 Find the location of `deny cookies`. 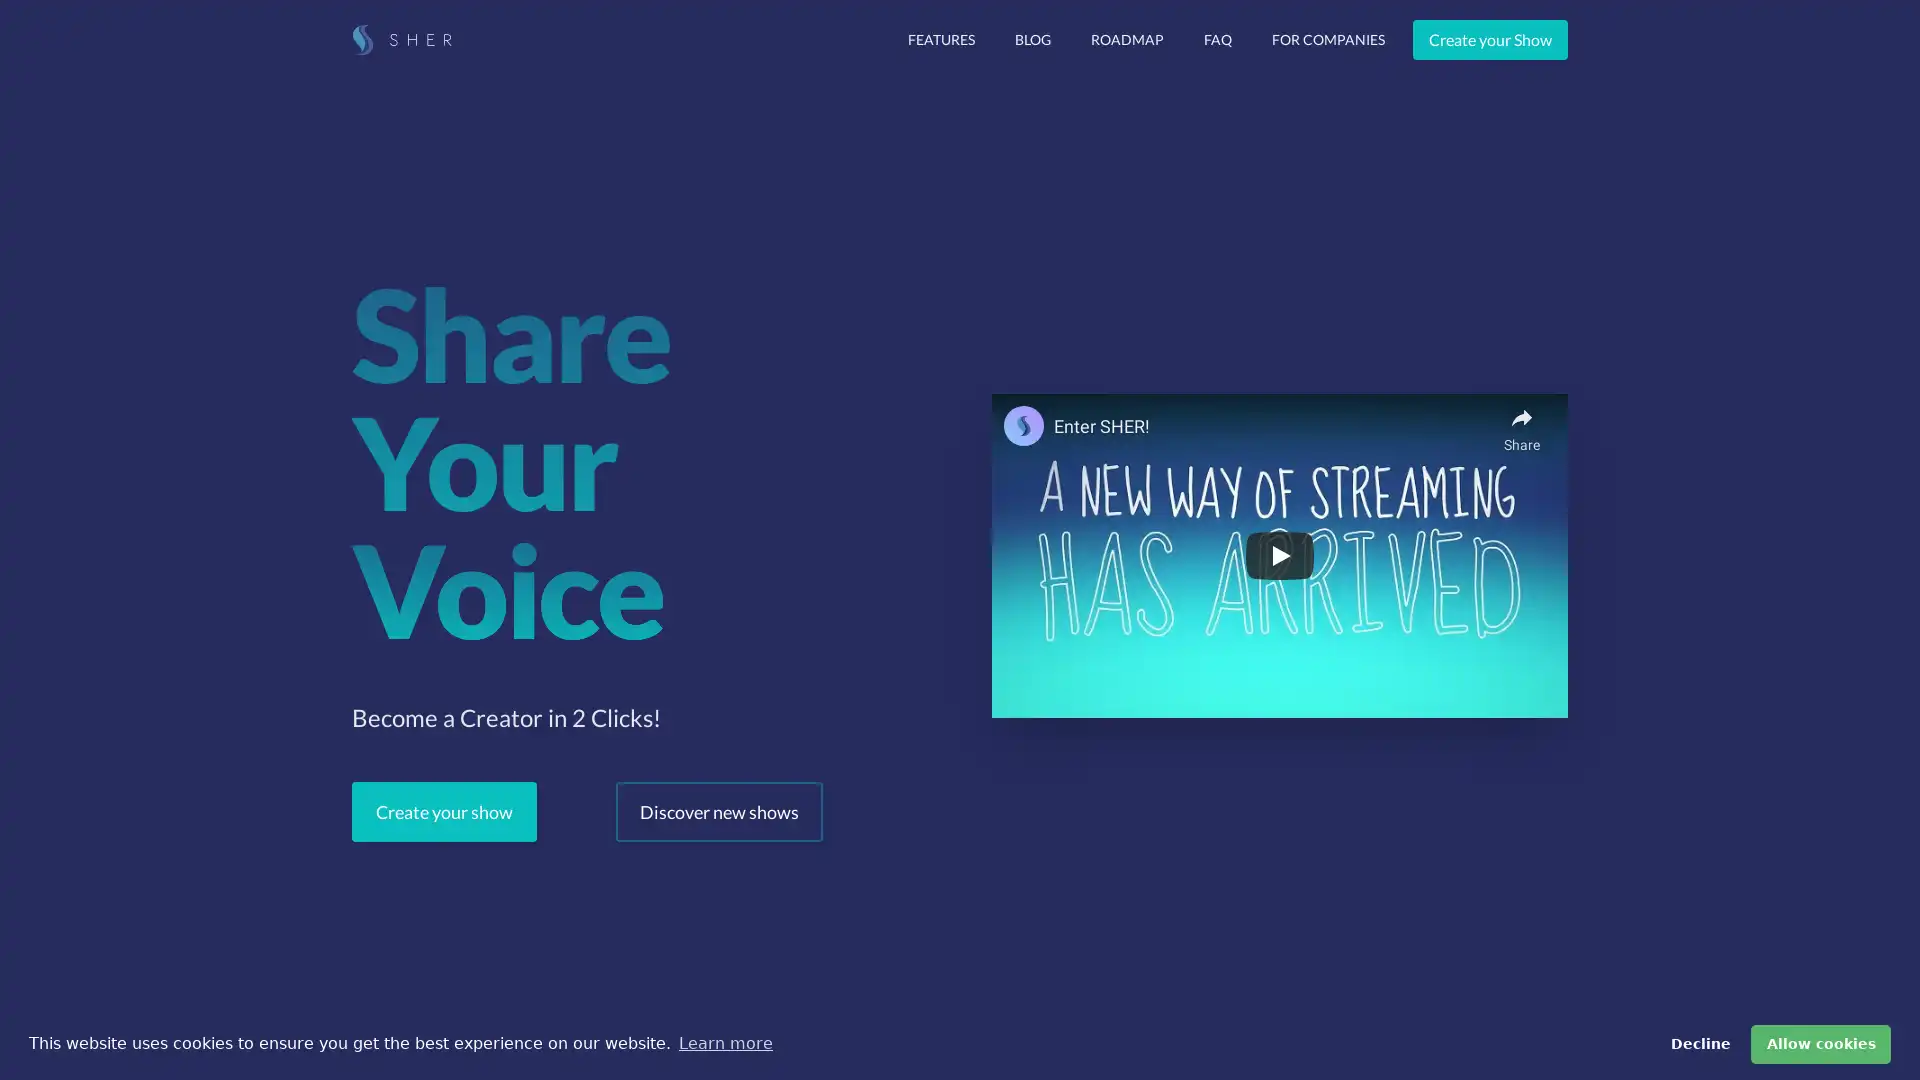

deny cookies is located at coordinates (1698, 1043).